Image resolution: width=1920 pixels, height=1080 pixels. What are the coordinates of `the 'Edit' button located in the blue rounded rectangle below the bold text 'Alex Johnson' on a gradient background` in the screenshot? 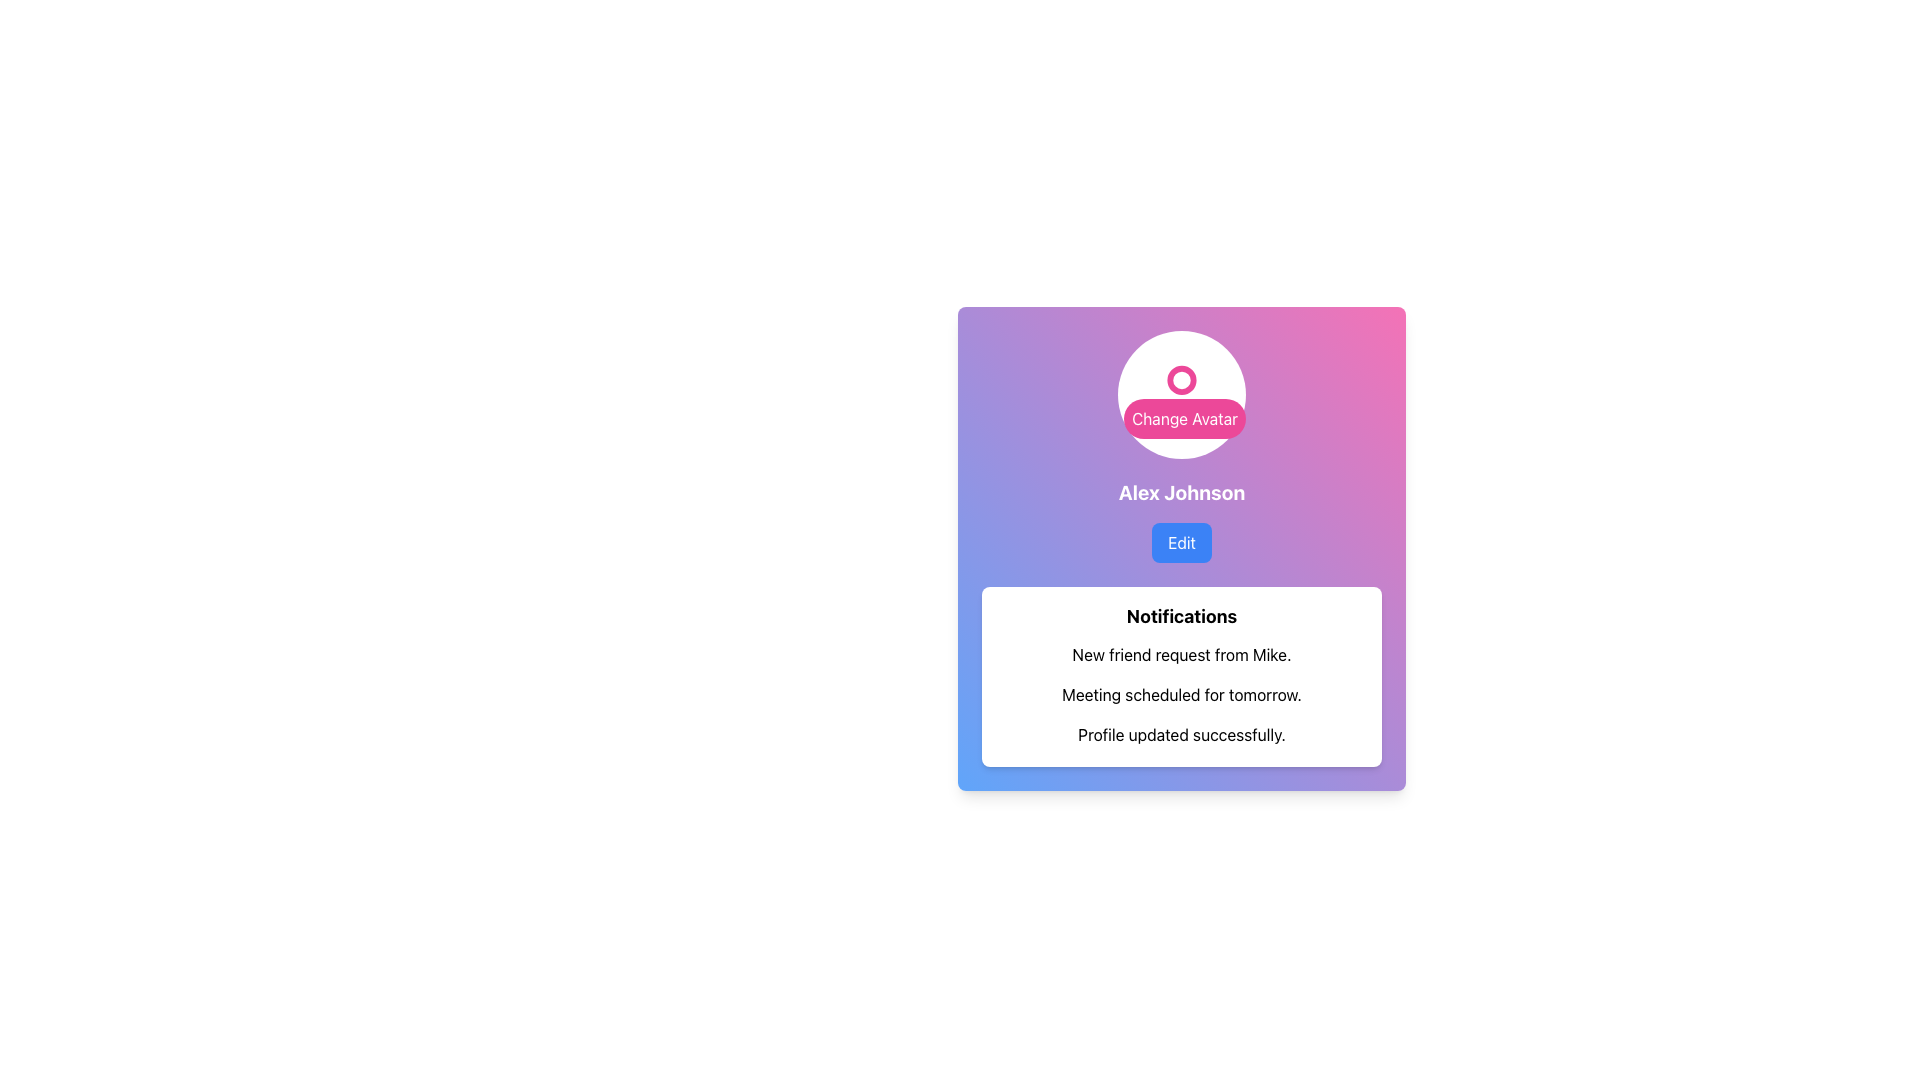 It's located at (1181, 519).